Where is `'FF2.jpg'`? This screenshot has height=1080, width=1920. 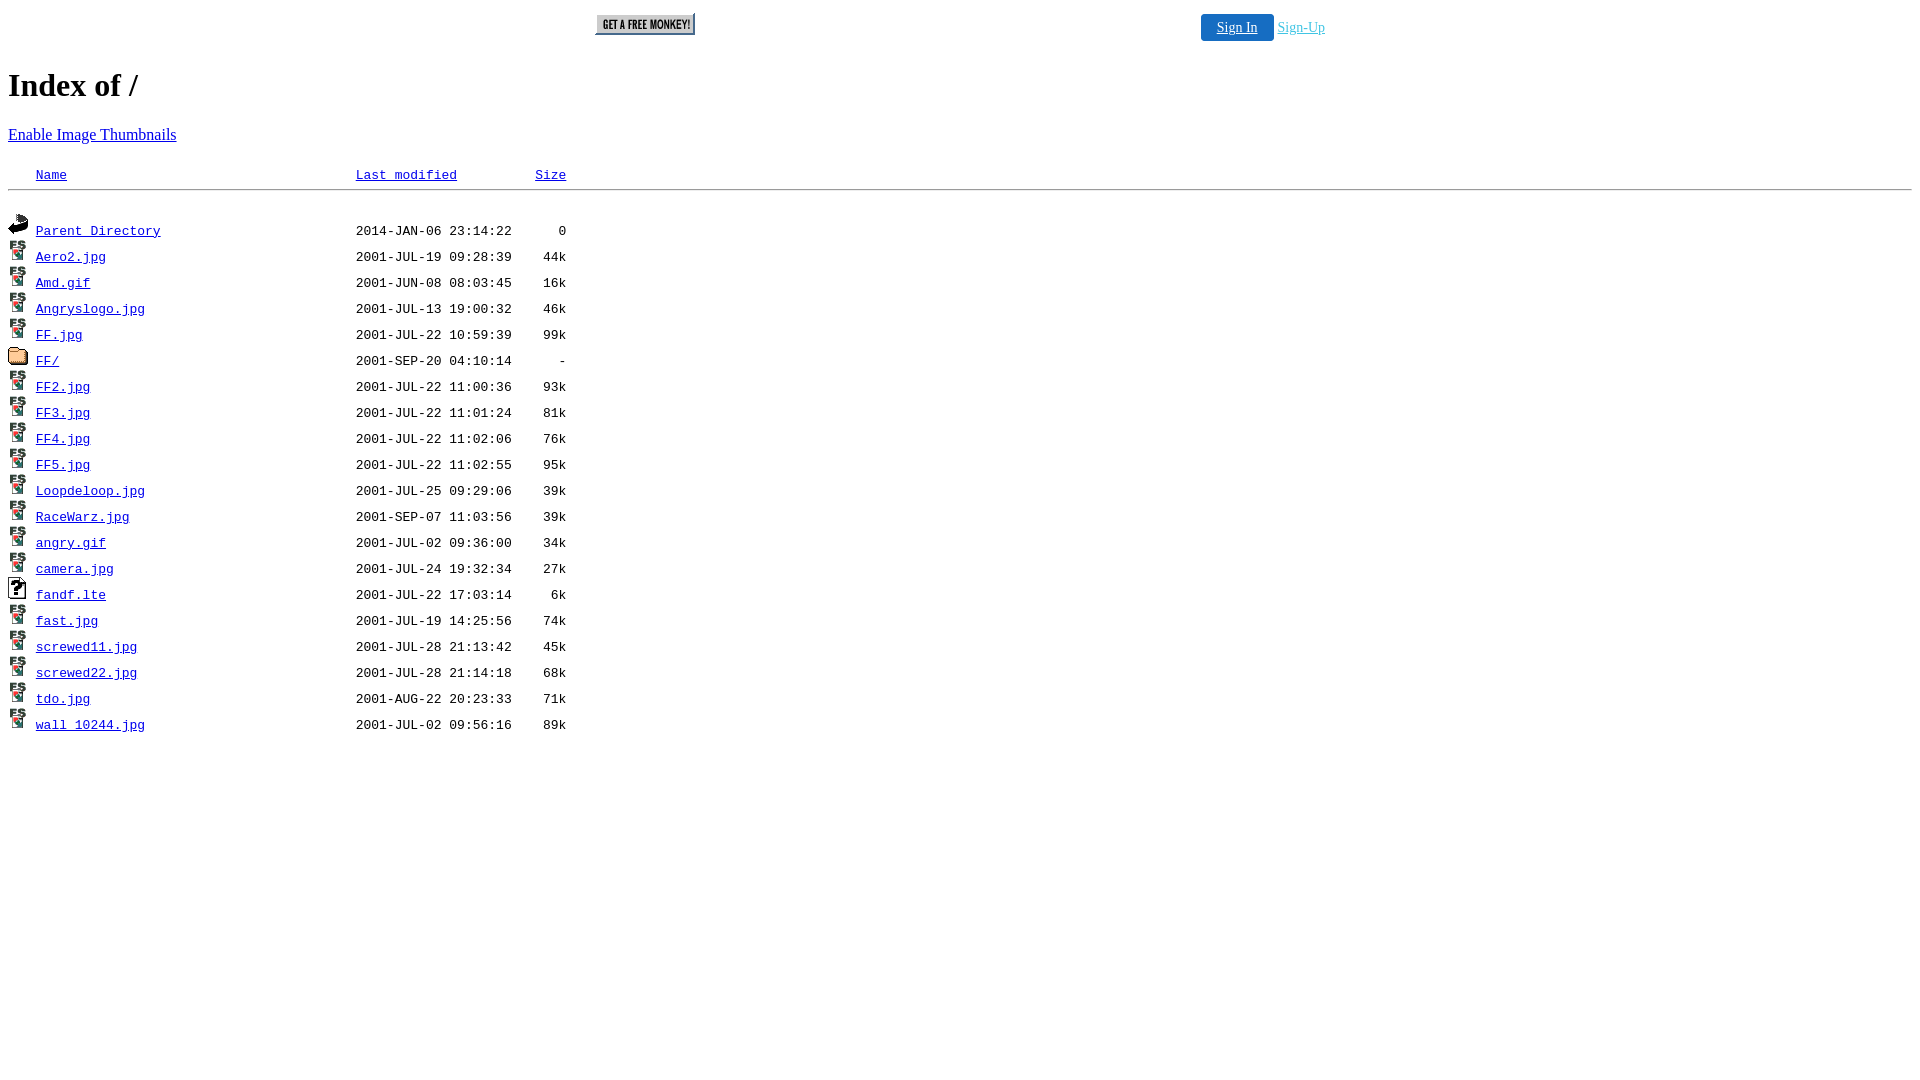 'FF2.jpg' is located at coordinates (63, 387).